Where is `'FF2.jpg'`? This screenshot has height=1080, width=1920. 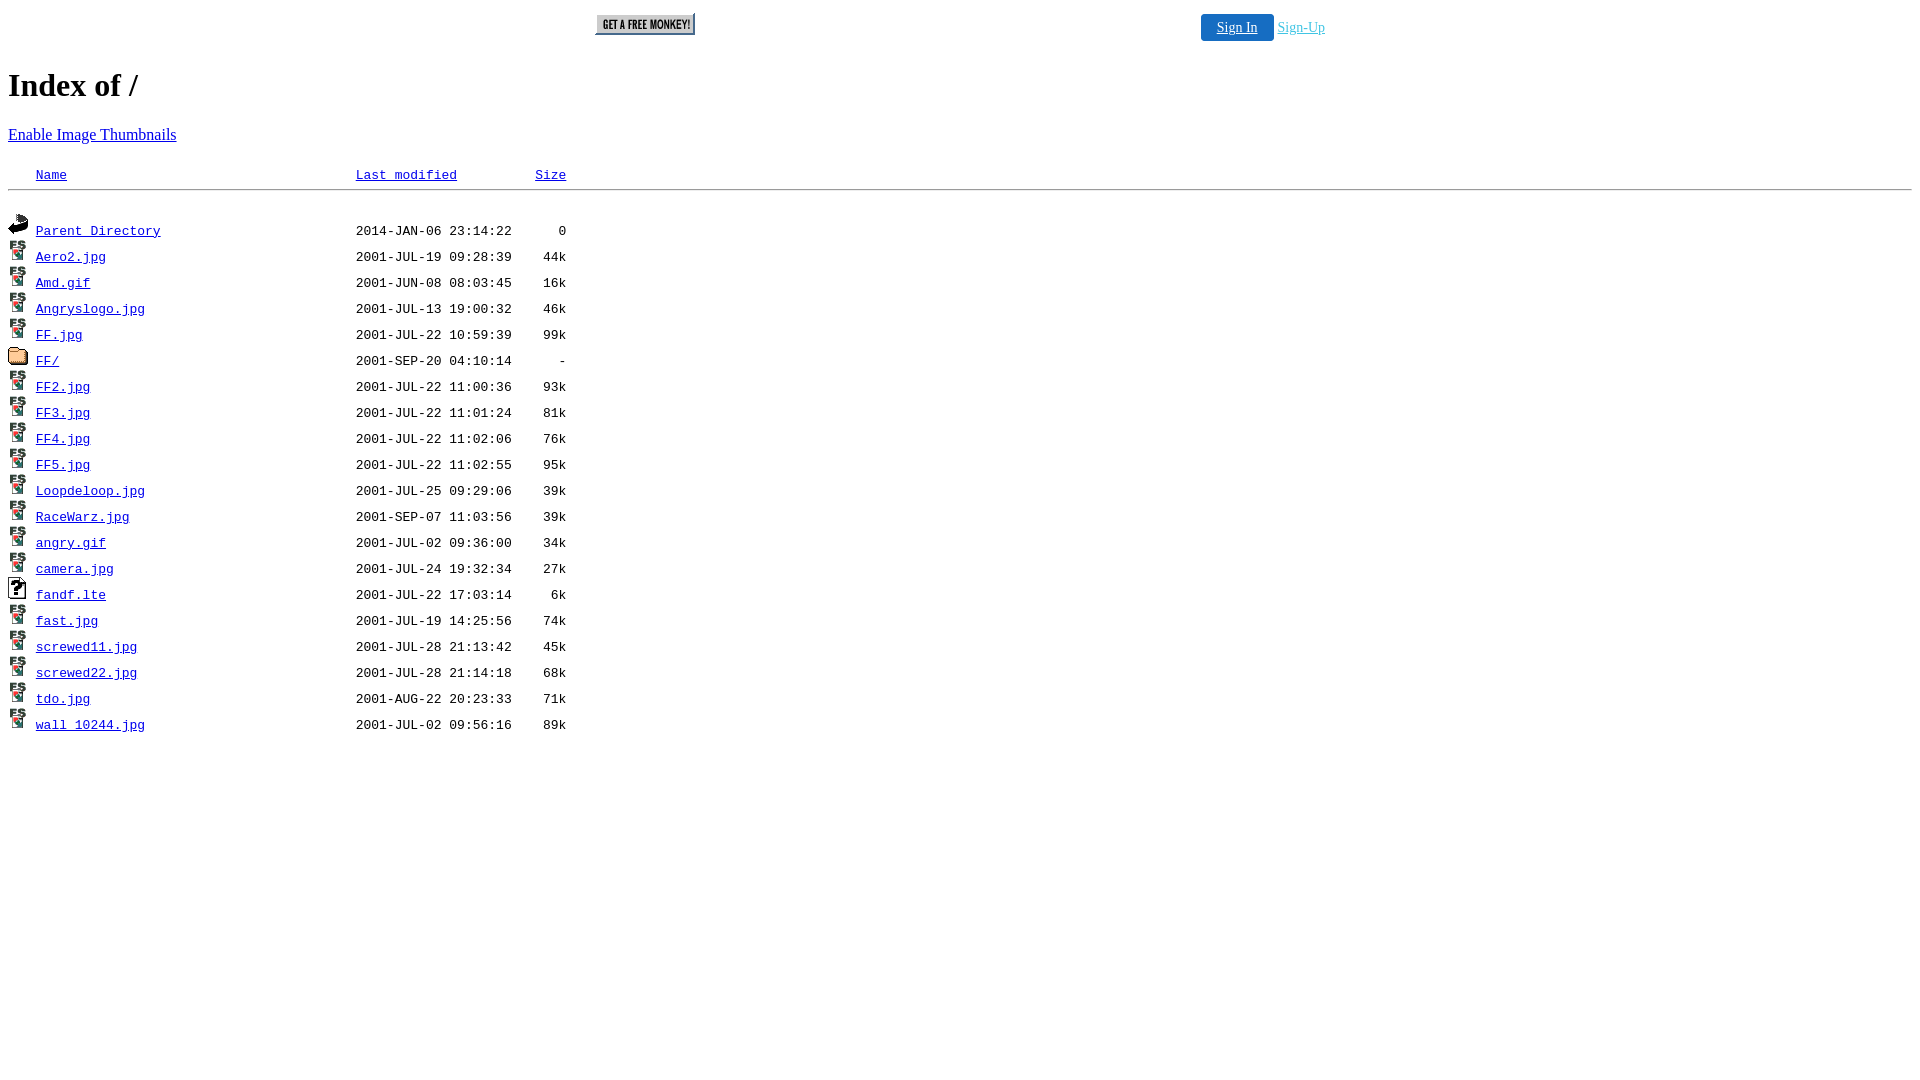 'FF2.jpg' is located at coordinates (63, 387).